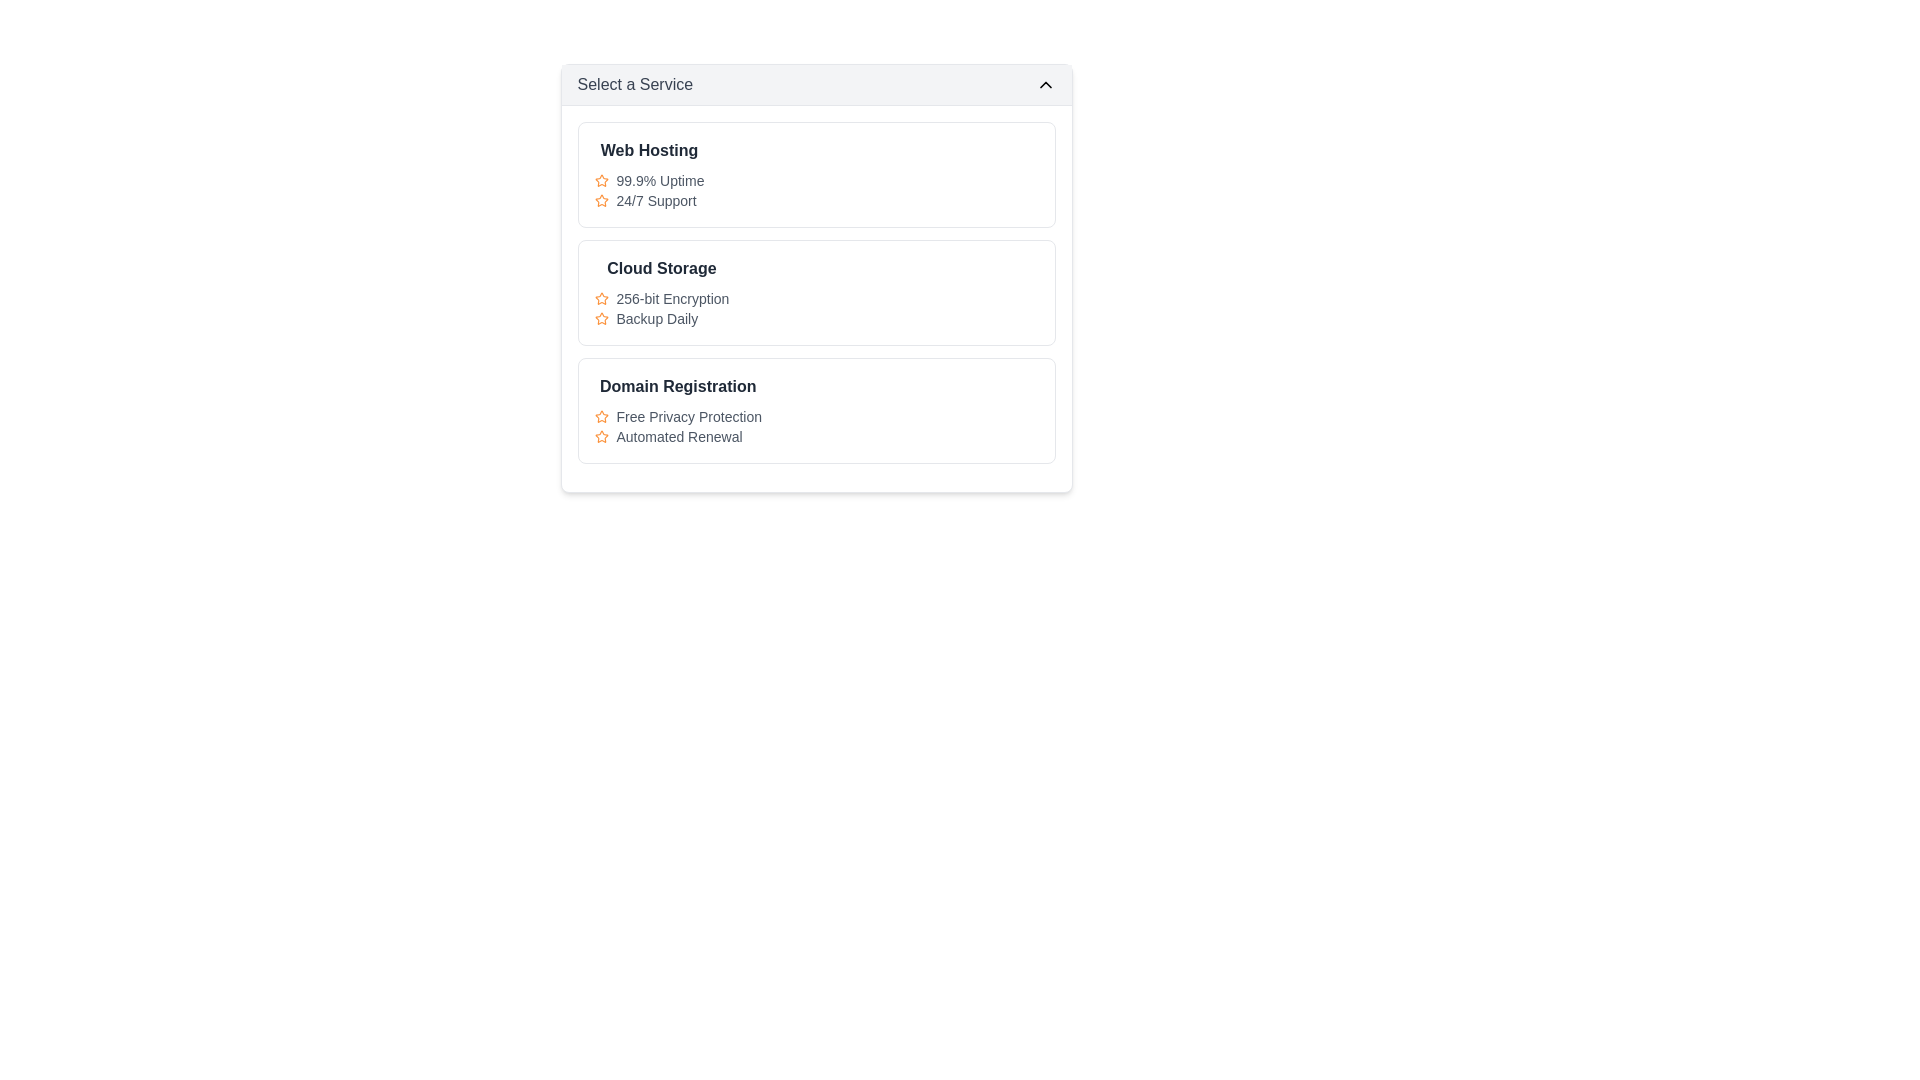 The height and width of the screenshot is (1080, 1920). What do you see at coordinates (600, 200) in the screenshot?
I see `the orange, hollow star-shaped icon located to the left of the 'Web Hosting' text in the first item of the 'Select a Service' dropdown` at bounding box center [600, 200].